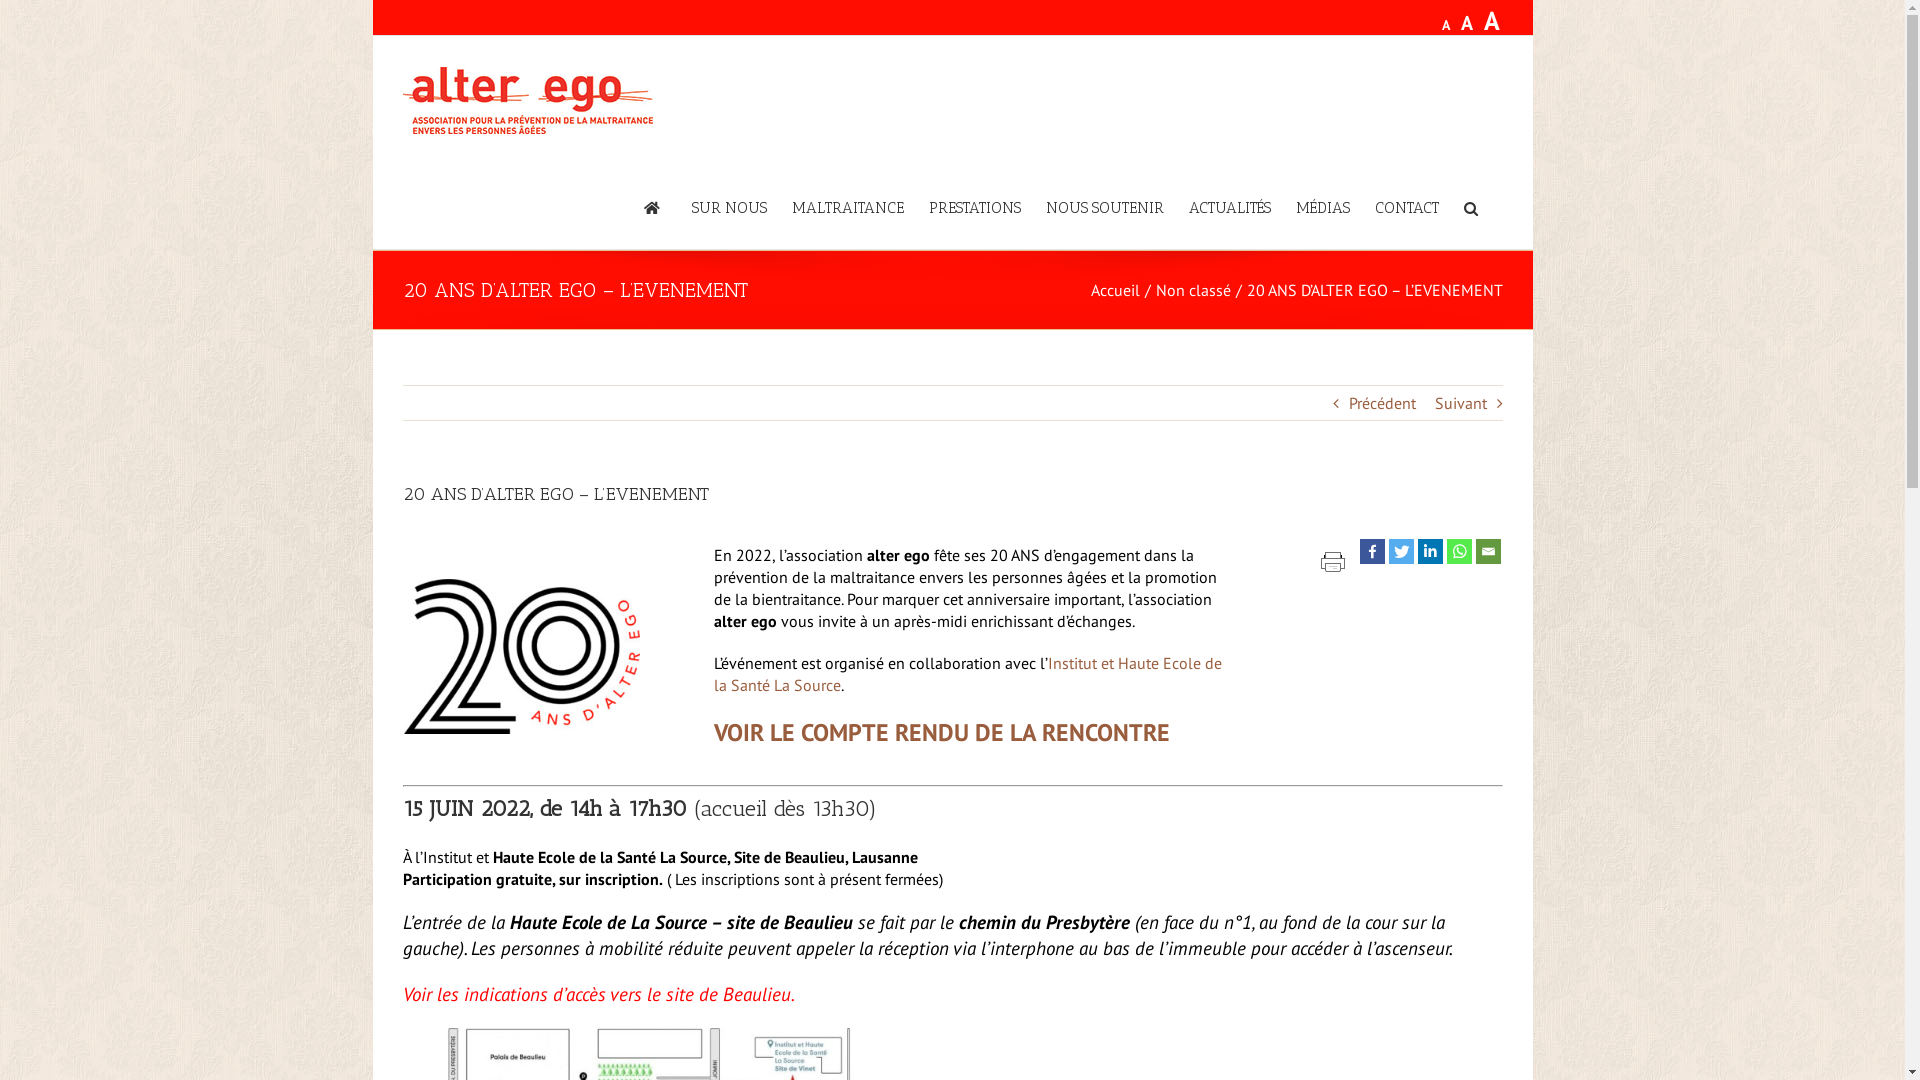 This screenshot has width=1920, height=1080. Describe the element at coordinates (1429, 551) in the screenshot. I see `'Linkedin'` at that location.